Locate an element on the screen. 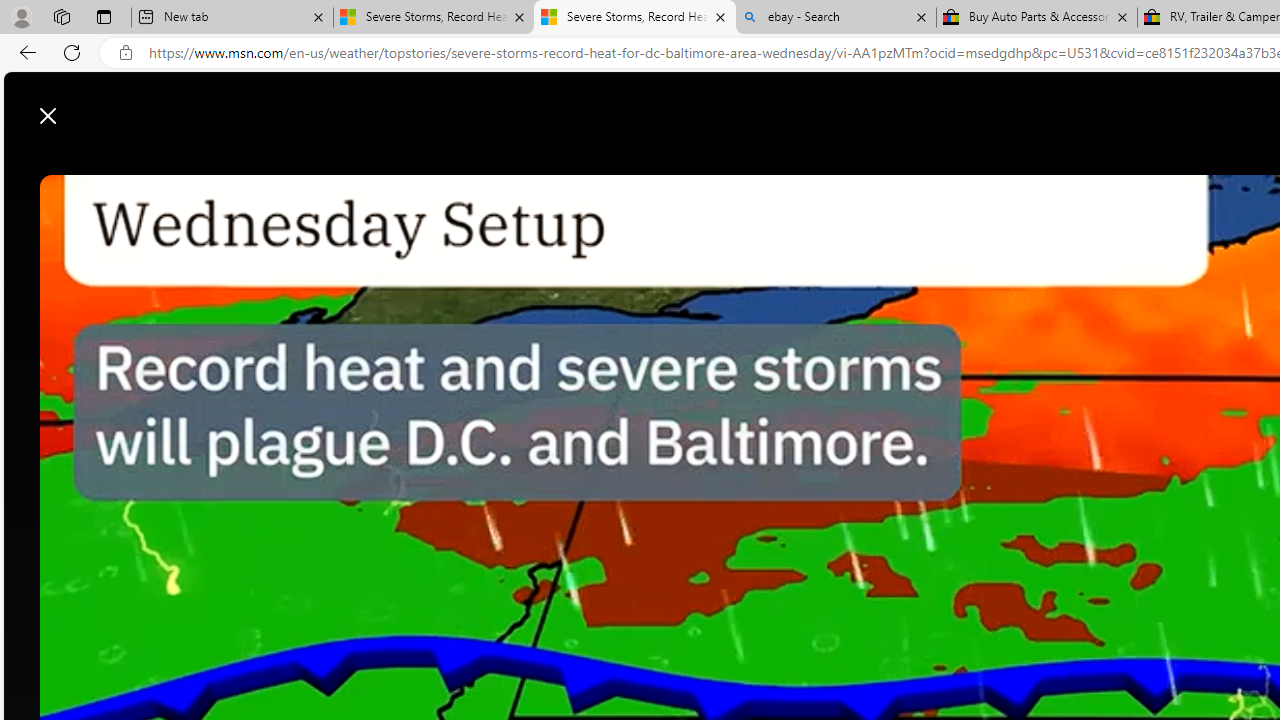 This screenshot has height=720, width=1280. 'Severe Storms, Record Heat For DC, Baltimore Area Wednesday' is located at coordinates (633, 17).